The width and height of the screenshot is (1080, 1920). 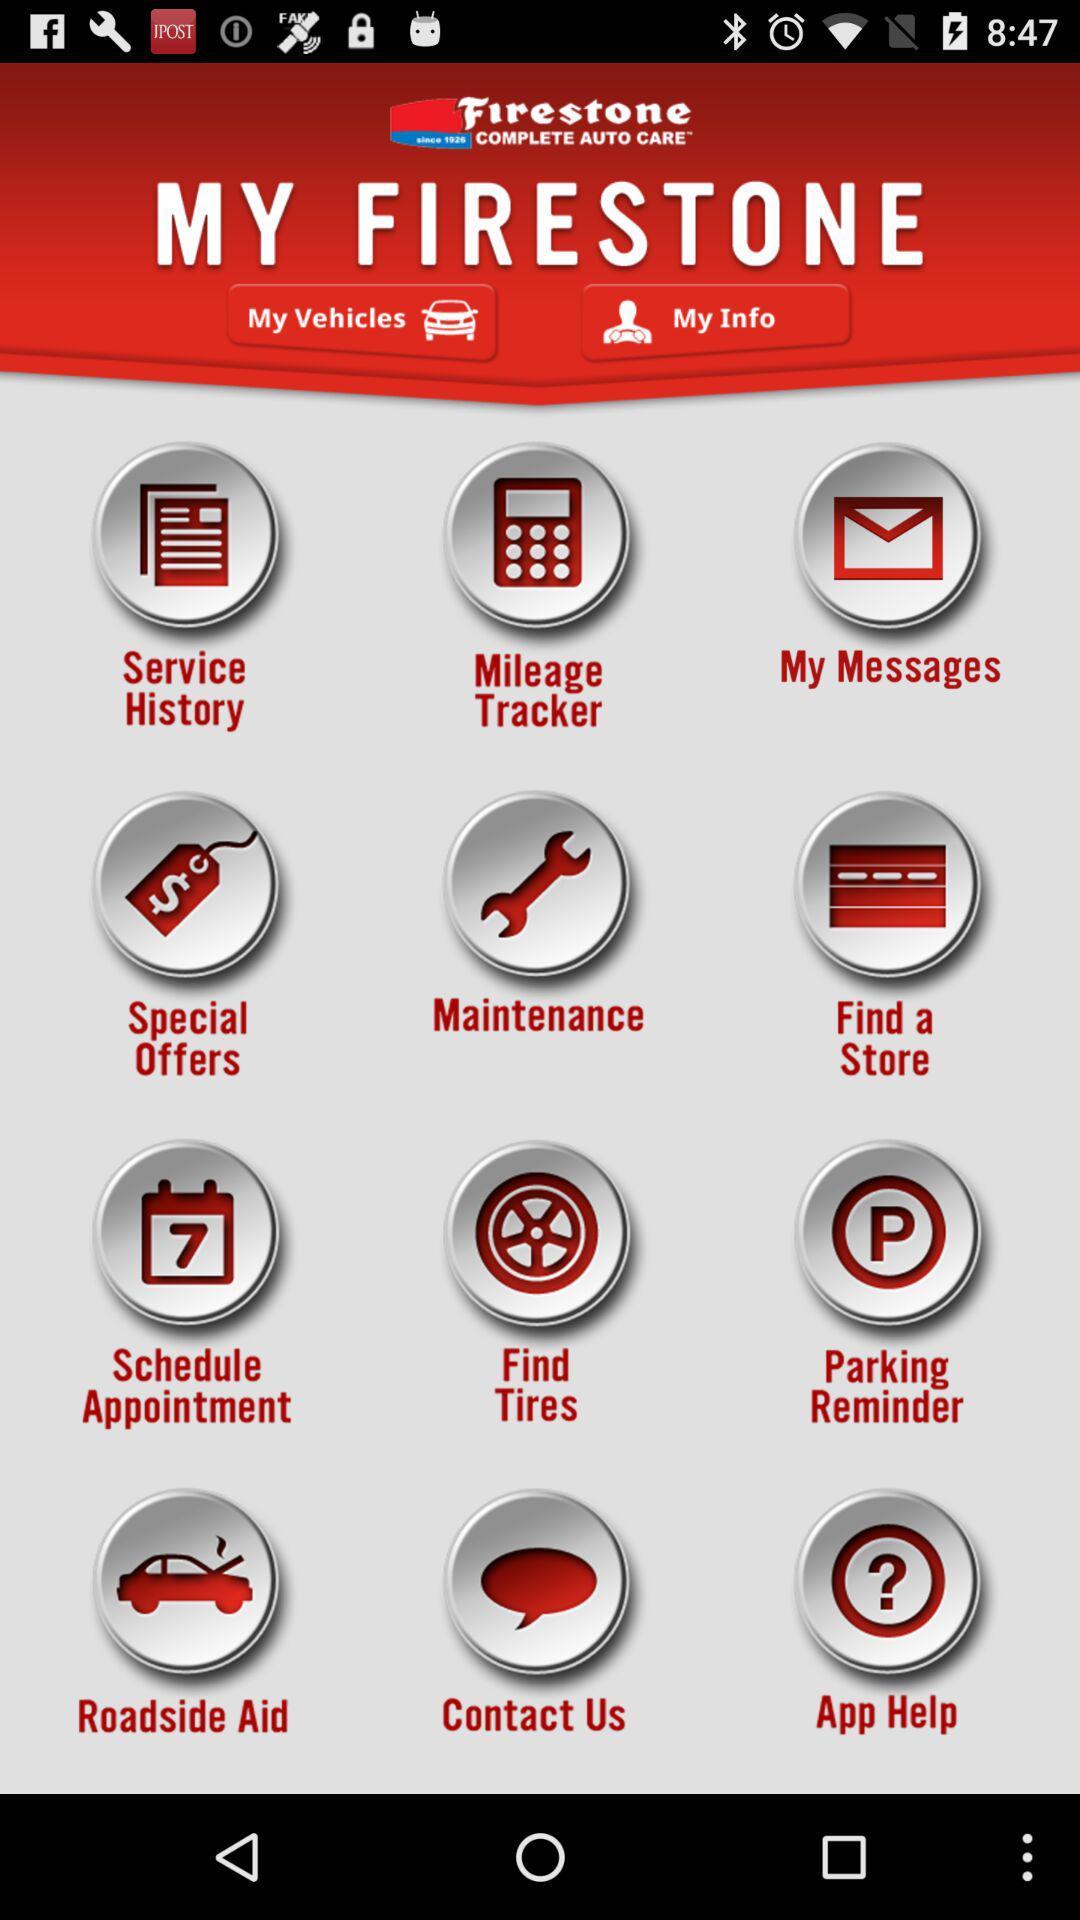 I want to click on mileage tracker, so click(x=540, y=586).